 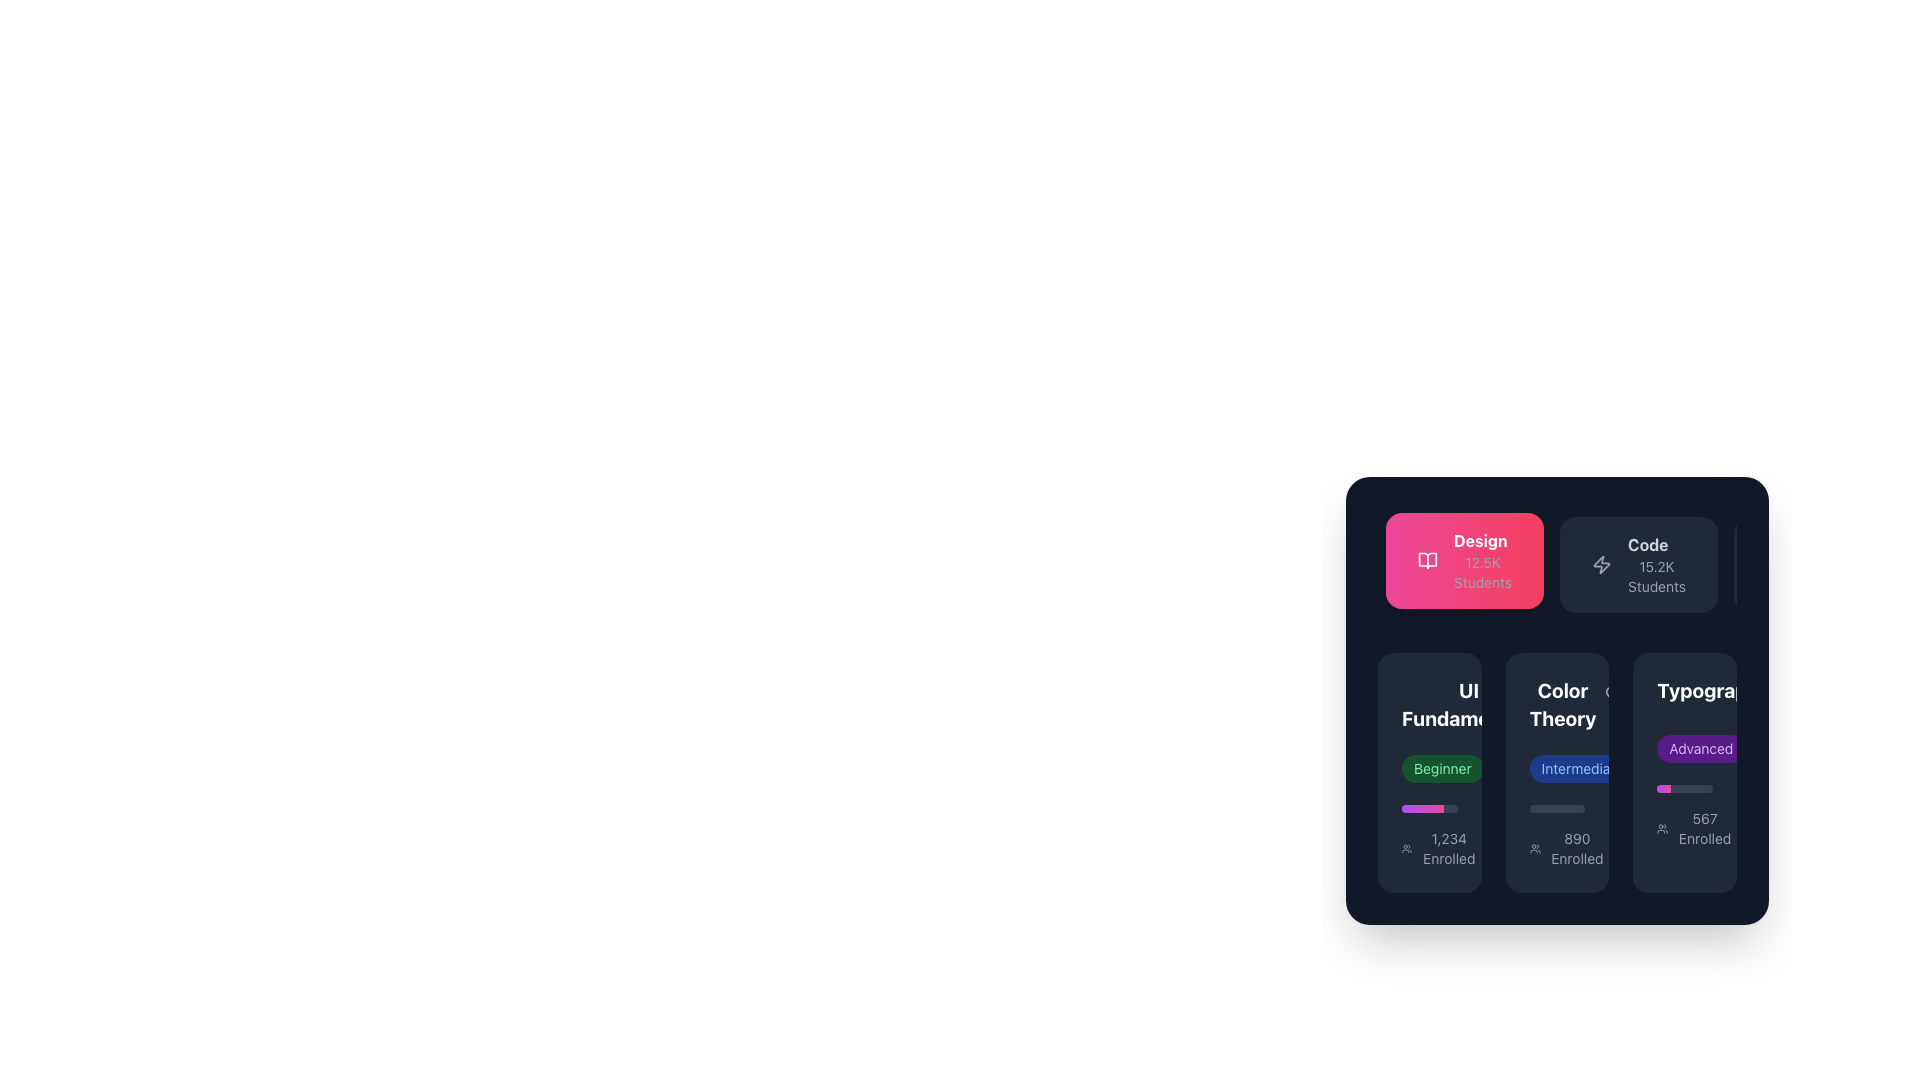 What do you see at coordinates (1483, 573) in the screenshot?
I see `the Text label indicating the number of students associated with the 'Design' category, located below the 'Design' label in the upper-left corner of the grid layout` at bounding box center [1483, 573].